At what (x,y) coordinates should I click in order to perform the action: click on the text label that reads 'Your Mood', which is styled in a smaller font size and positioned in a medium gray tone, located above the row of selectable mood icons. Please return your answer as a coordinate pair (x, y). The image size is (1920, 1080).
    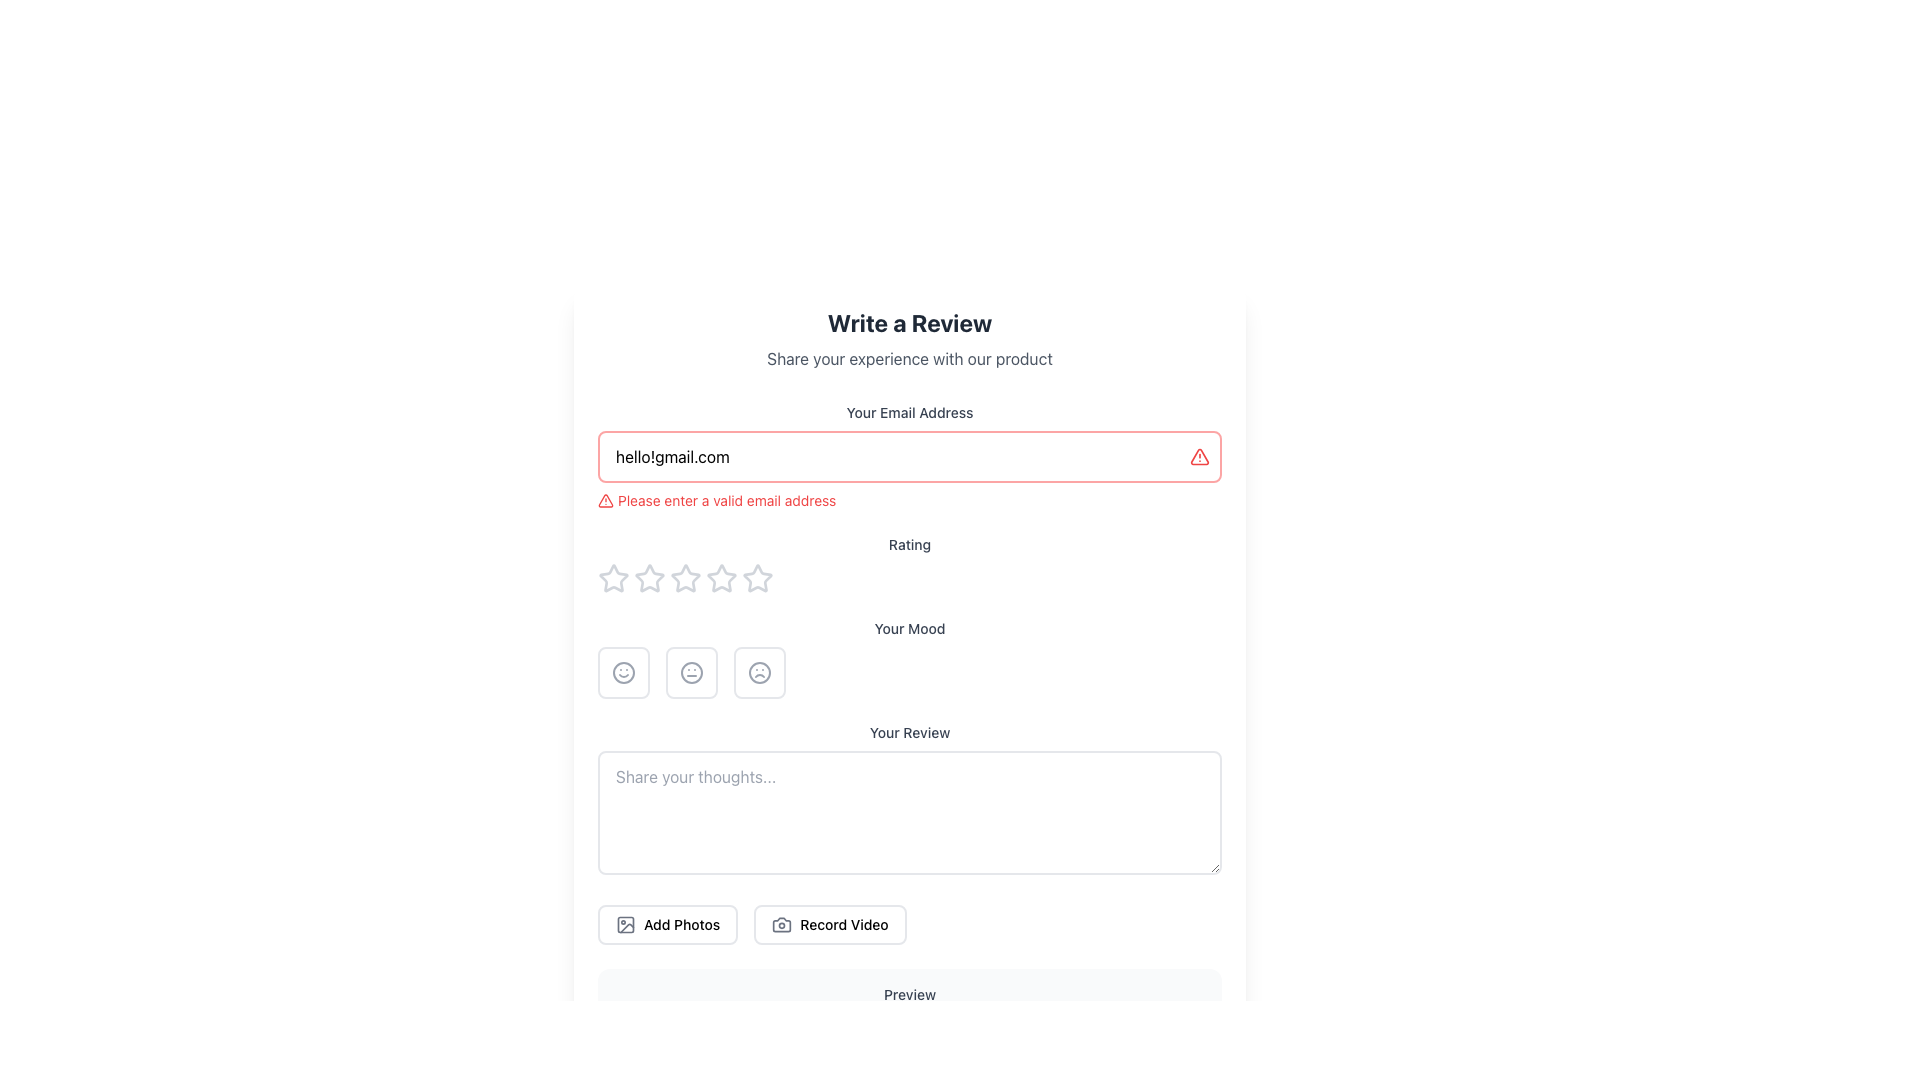
    Looking at the image, I should click on (909, 627).